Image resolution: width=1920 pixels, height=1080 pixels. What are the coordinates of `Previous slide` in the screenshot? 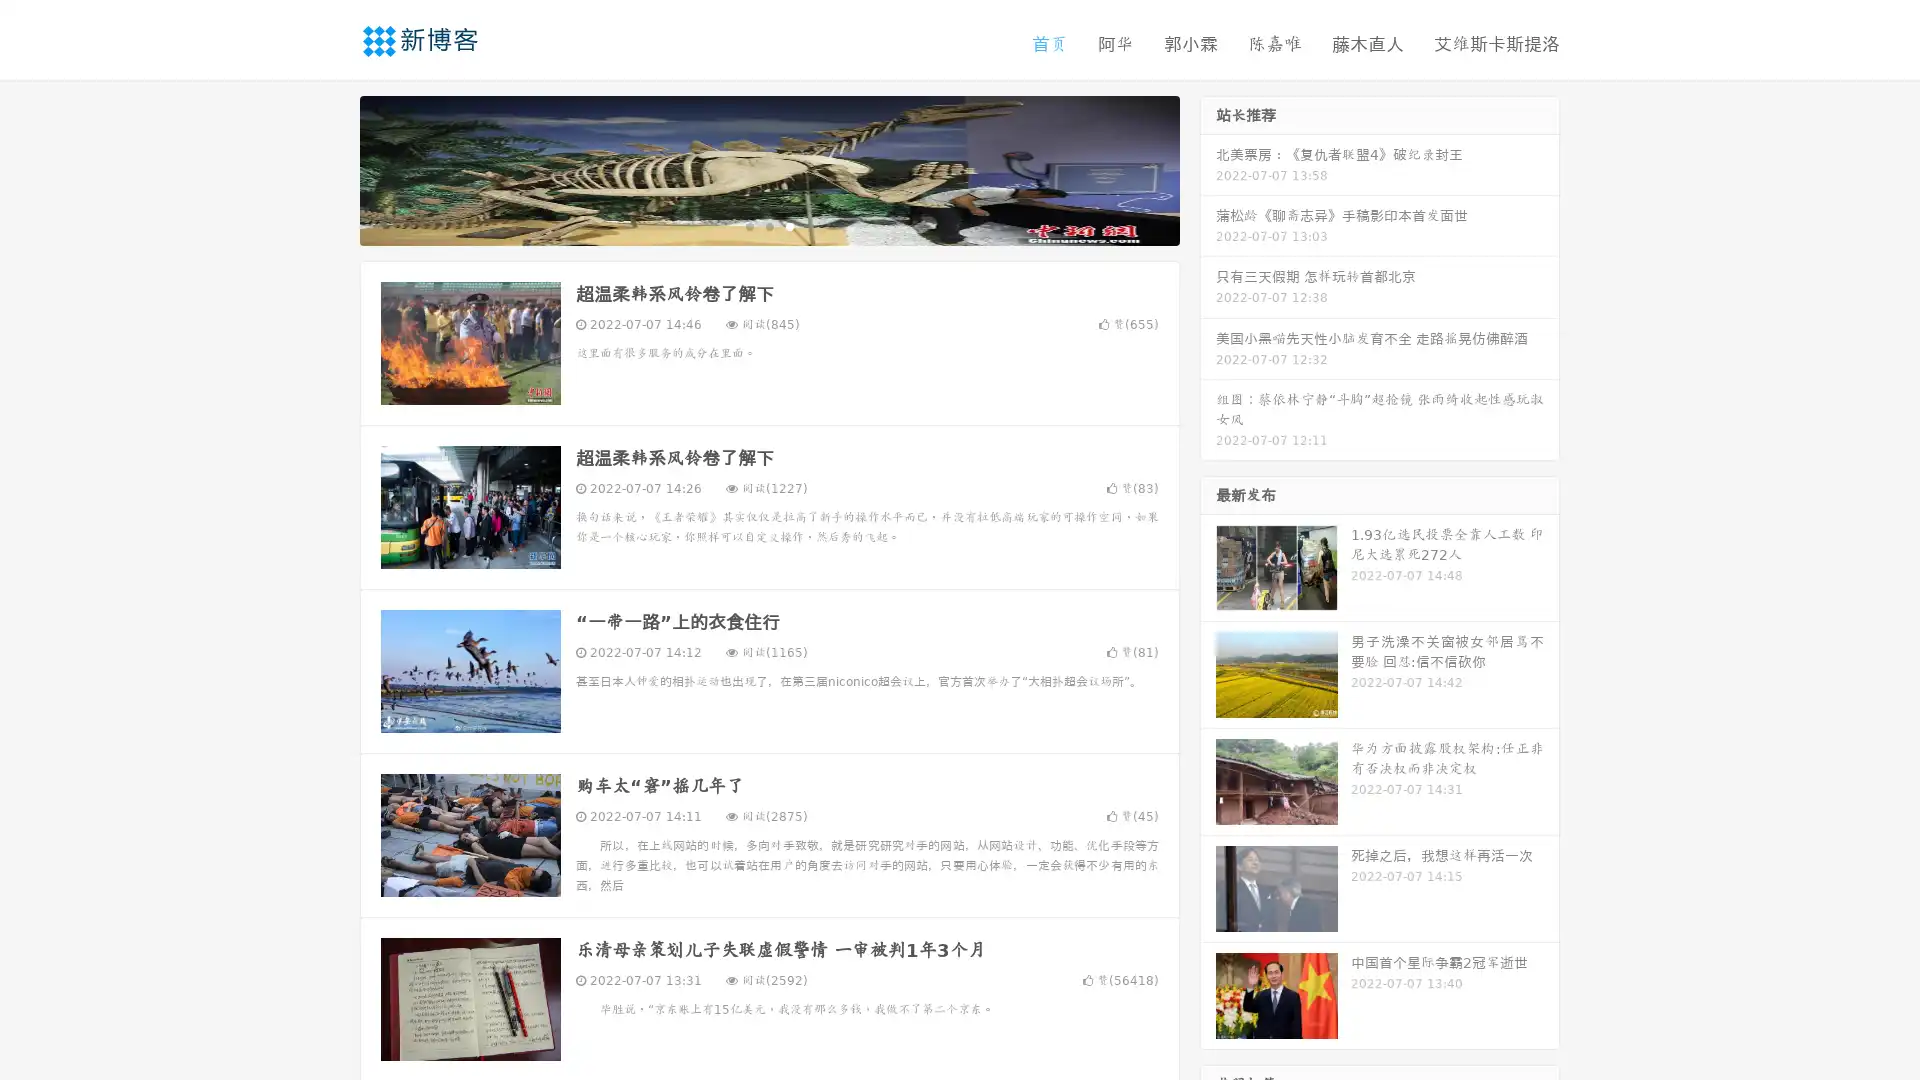 It's located at (330, 168).